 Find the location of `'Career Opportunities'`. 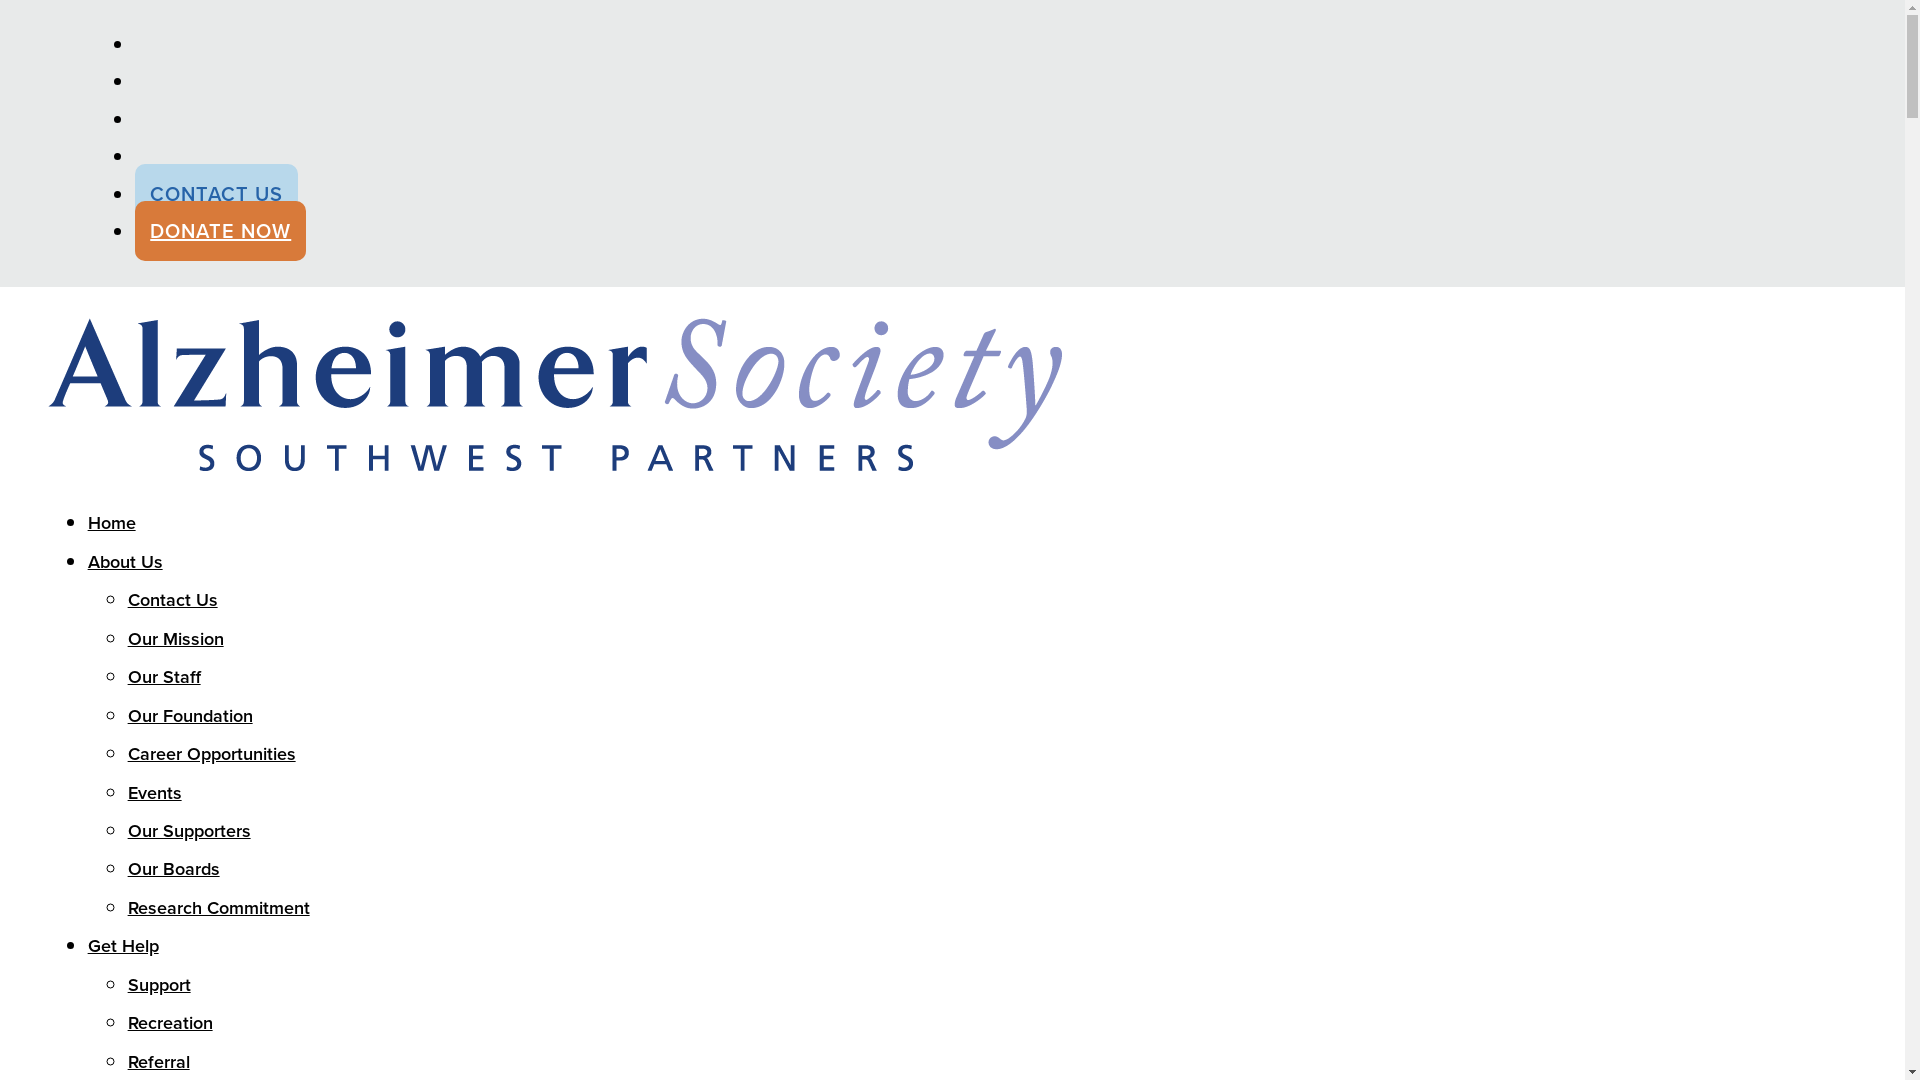

'Career Opportunities' is located at coordinates (211, 753).